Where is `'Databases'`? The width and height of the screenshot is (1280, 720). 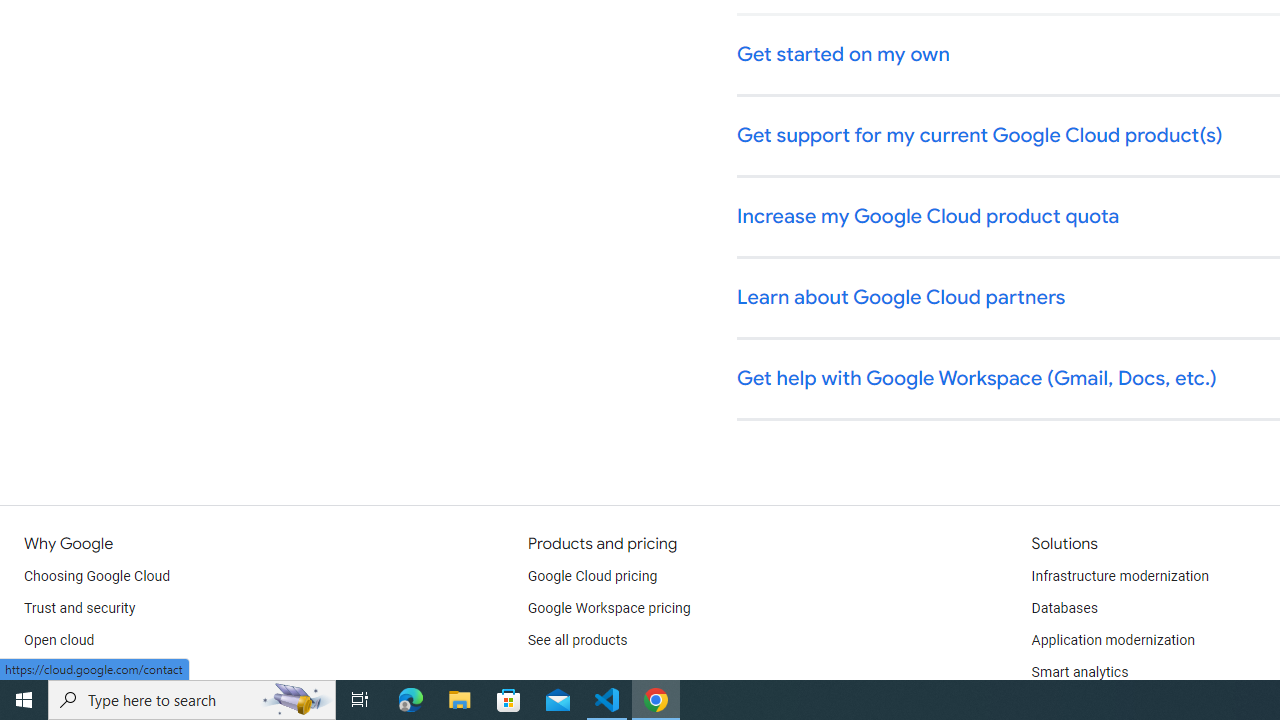
'Databases' is located at coordinates (1063, 608).